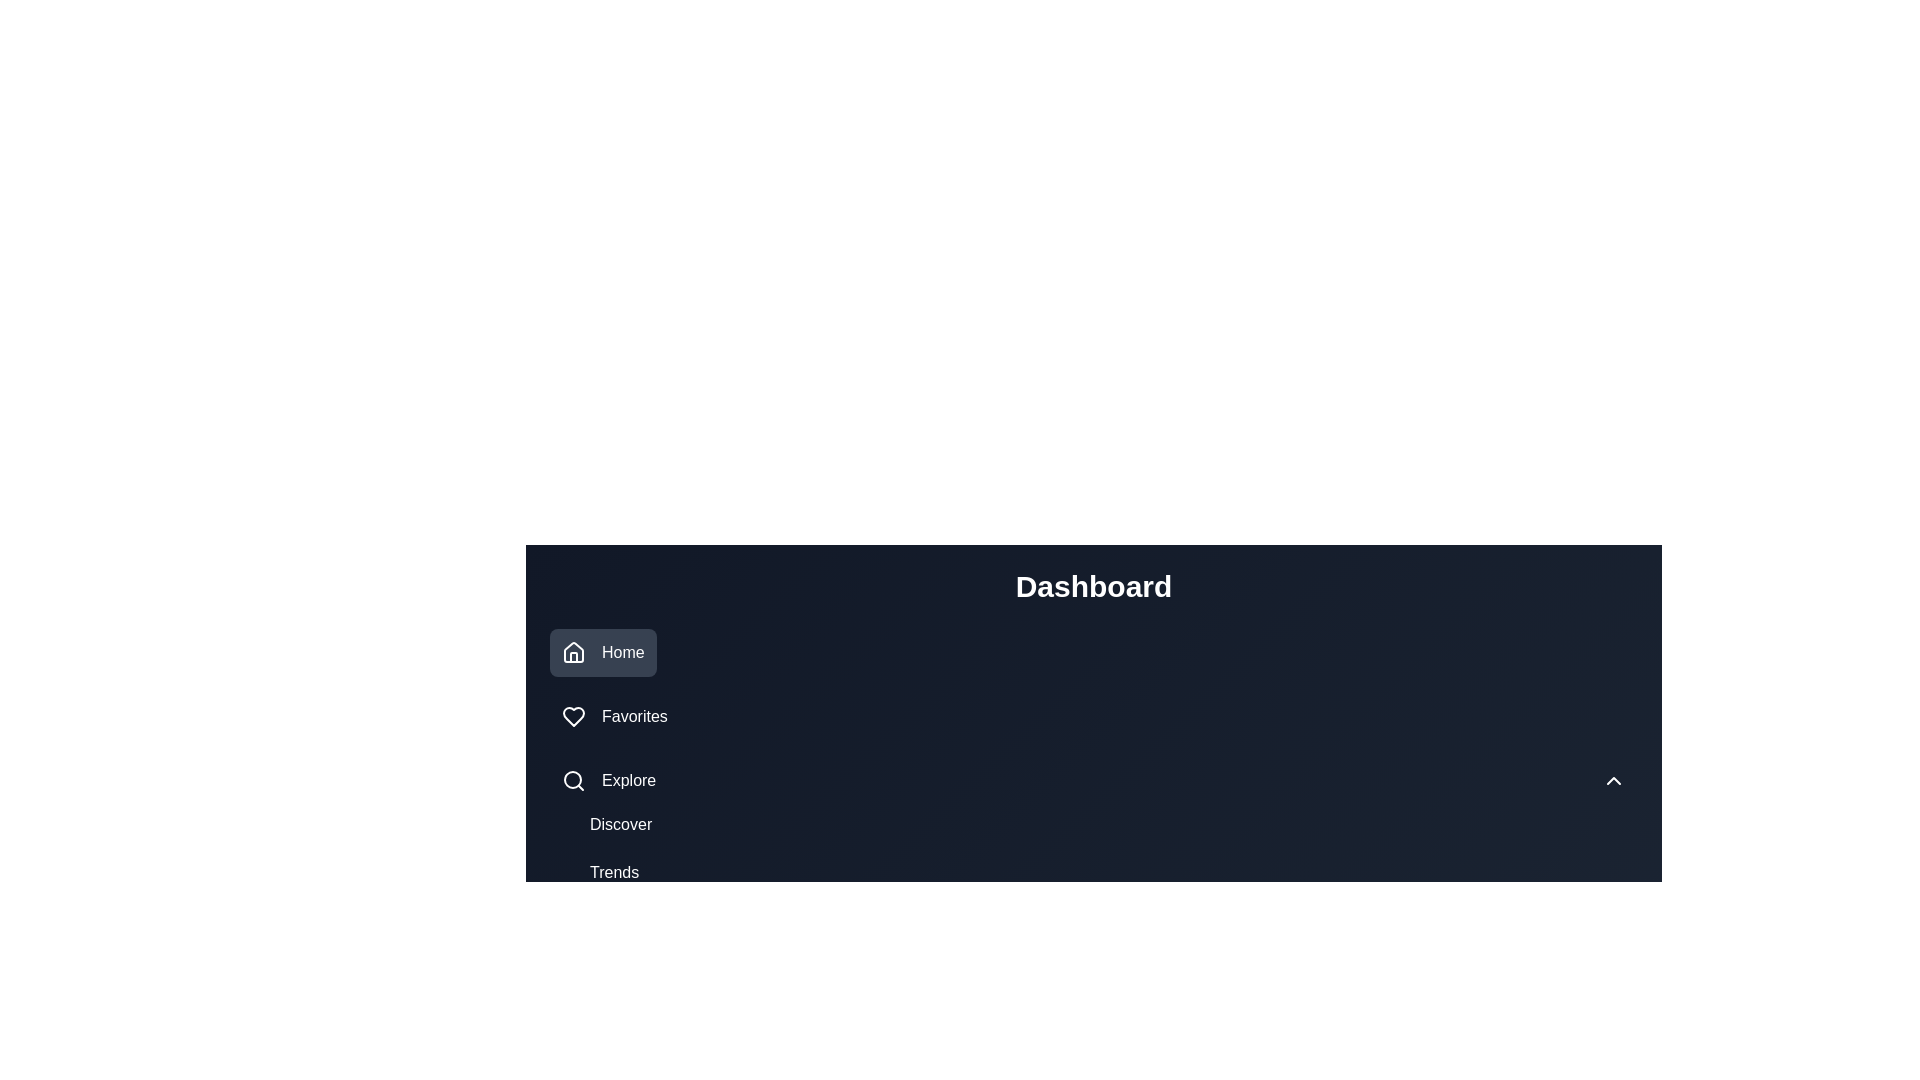 The width and height of the screenshot is (1920, 1080). What do you see at coordinates (573, 779) in the screenshot?
I see `the search icon located to the left of the 'Explore' label in the vertical navigation menu, which represents the search functionality` at bounding box center [573, 779].